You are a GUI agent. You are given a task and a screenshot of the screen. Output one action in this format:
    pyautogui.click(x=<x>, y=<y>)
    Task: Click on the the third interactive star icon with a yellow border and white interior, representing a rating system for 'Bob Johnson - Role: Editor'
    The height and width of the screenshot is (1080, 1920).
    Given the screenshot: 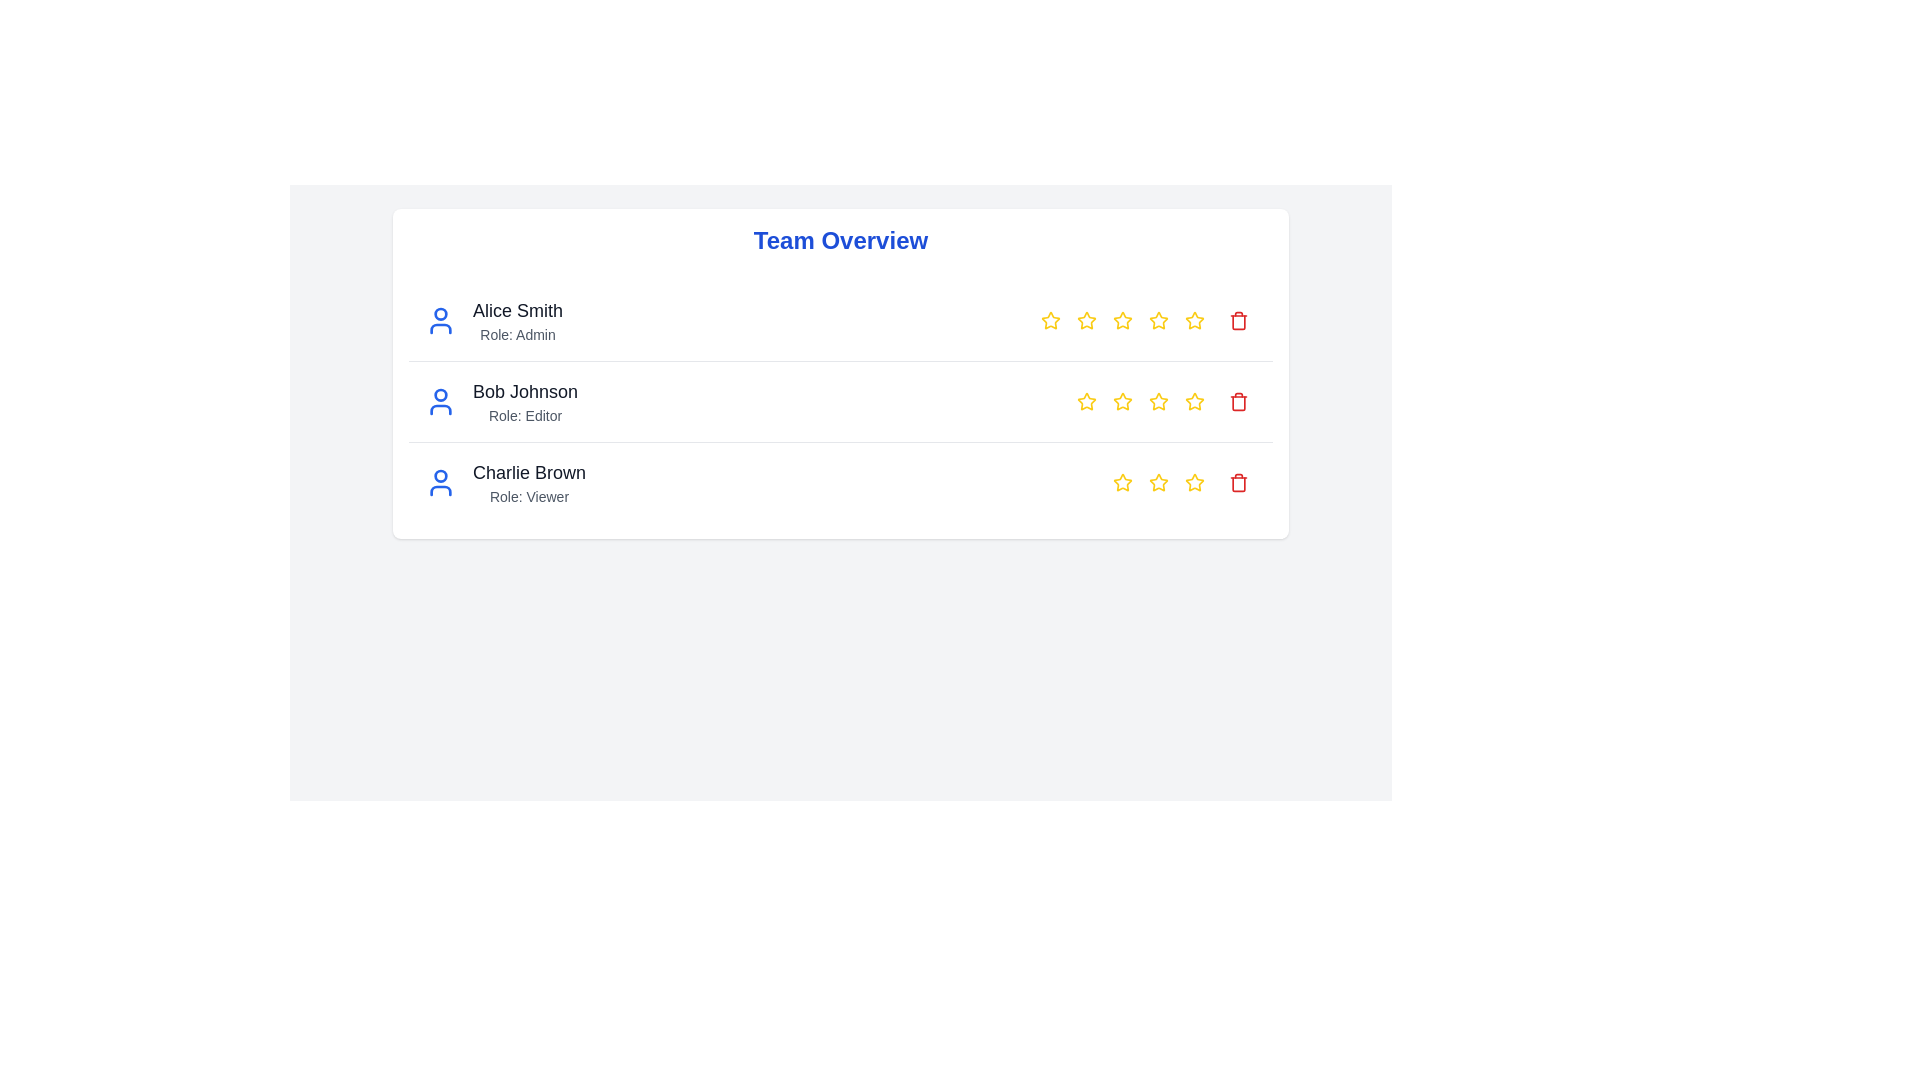 What is the action you would take?
    pyautogui.click(x=1122, y=401)
    